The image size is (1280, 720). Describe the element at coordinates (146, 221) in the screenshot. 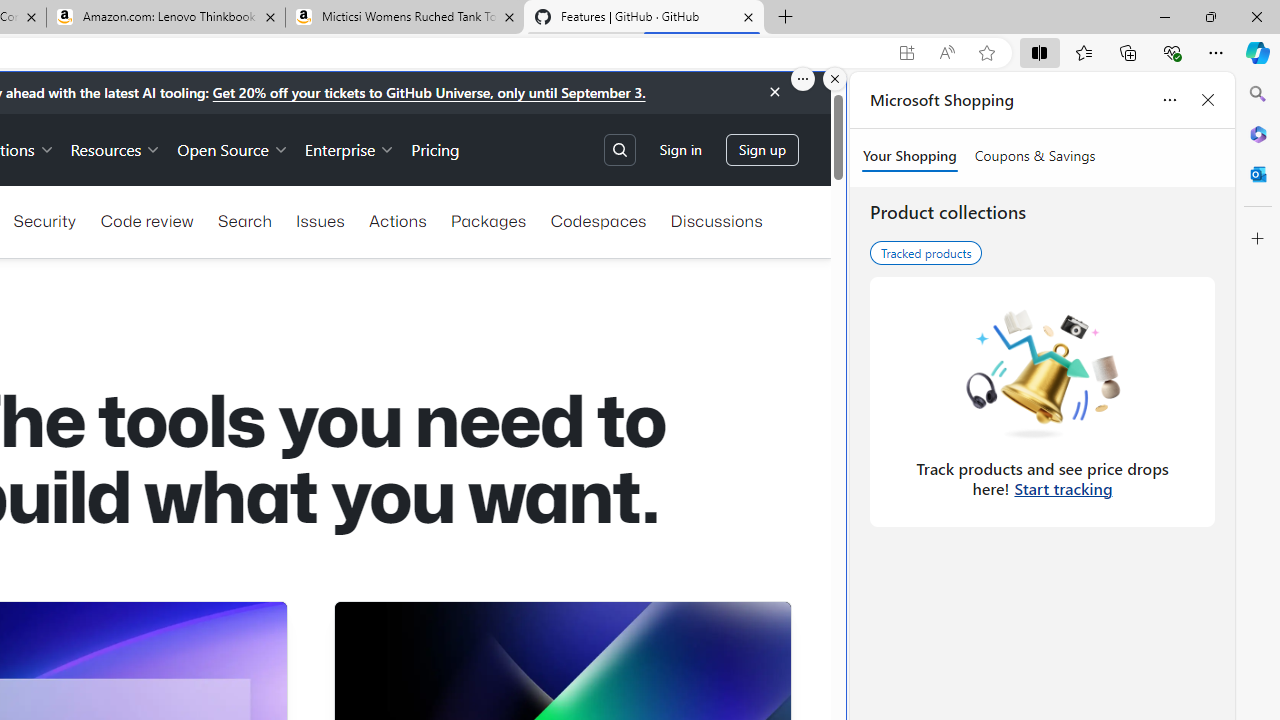

I see `'Code review'` at that location.